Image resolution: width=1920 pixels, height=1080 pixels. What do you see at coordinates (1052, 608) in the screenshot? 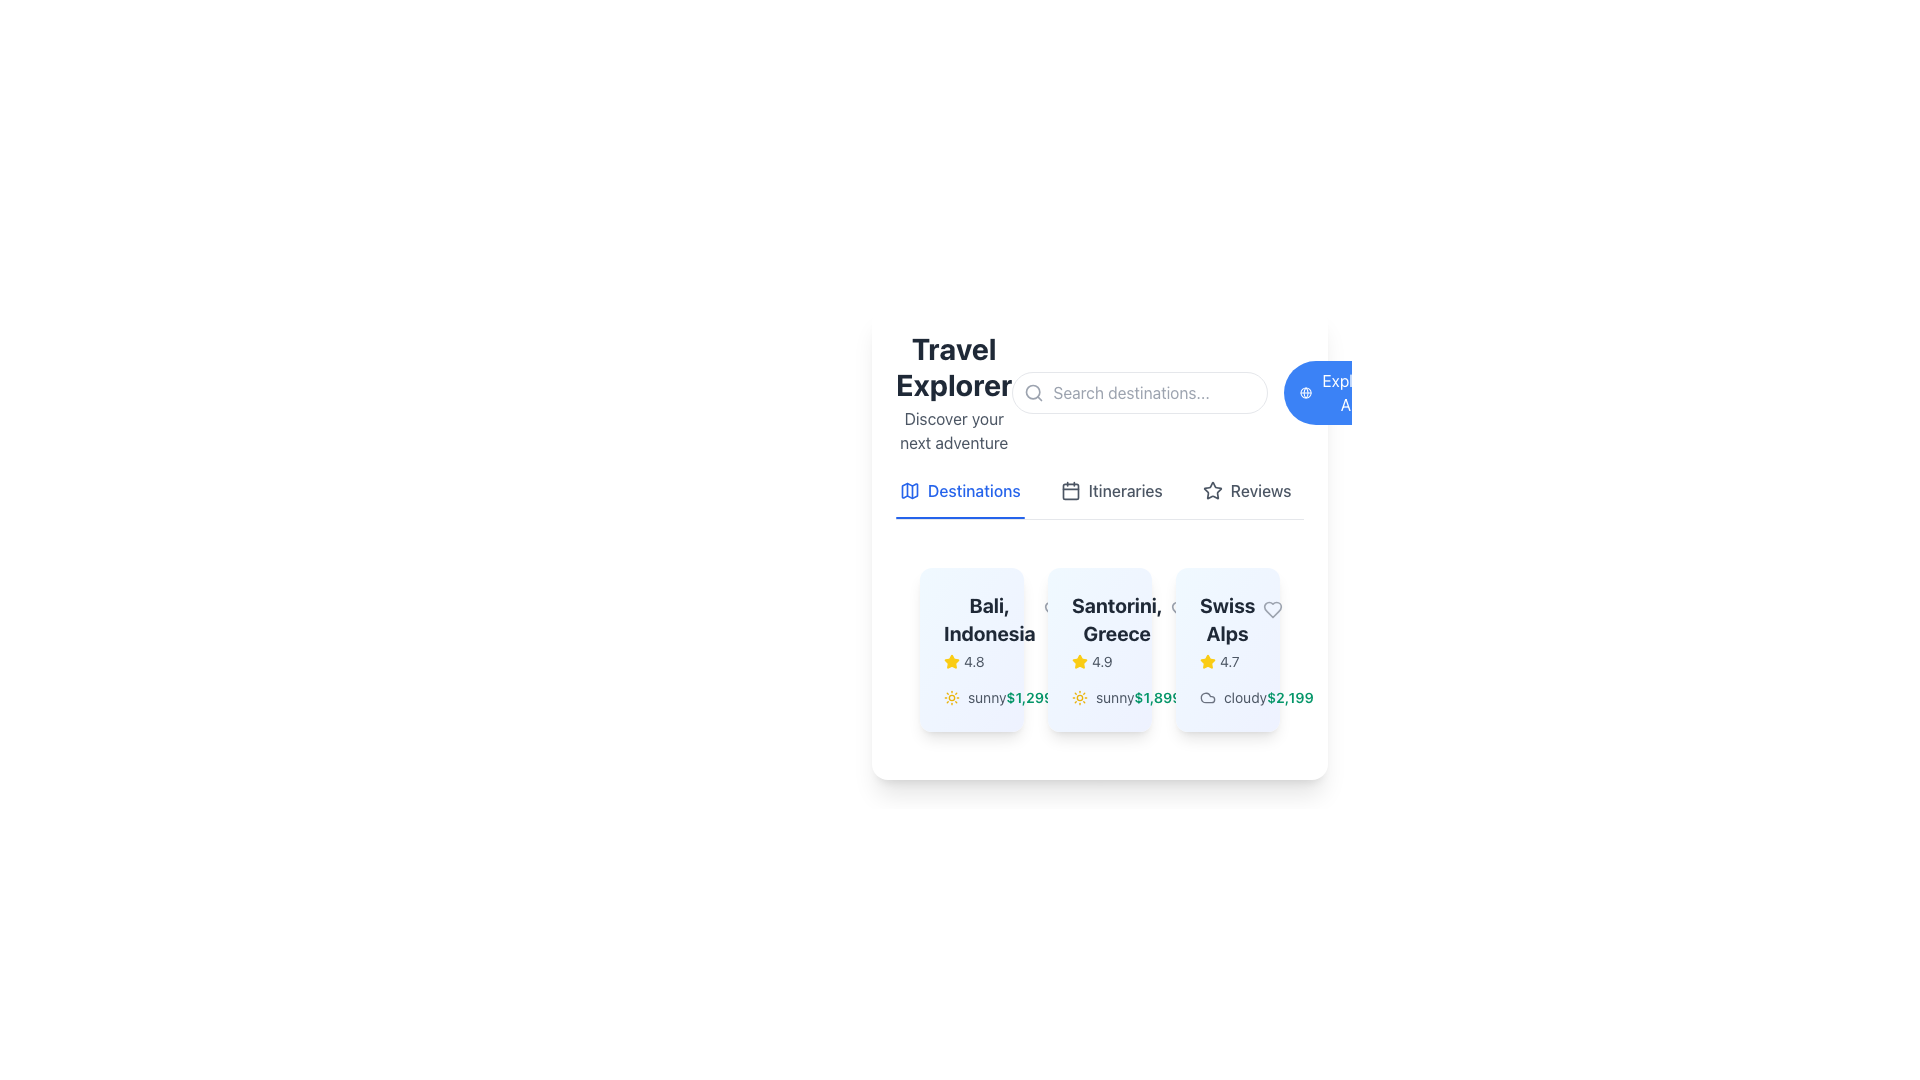
I see `the favorite toggle button for the destination 'Santorini, Greece'` at bounding box center [1052, 608].